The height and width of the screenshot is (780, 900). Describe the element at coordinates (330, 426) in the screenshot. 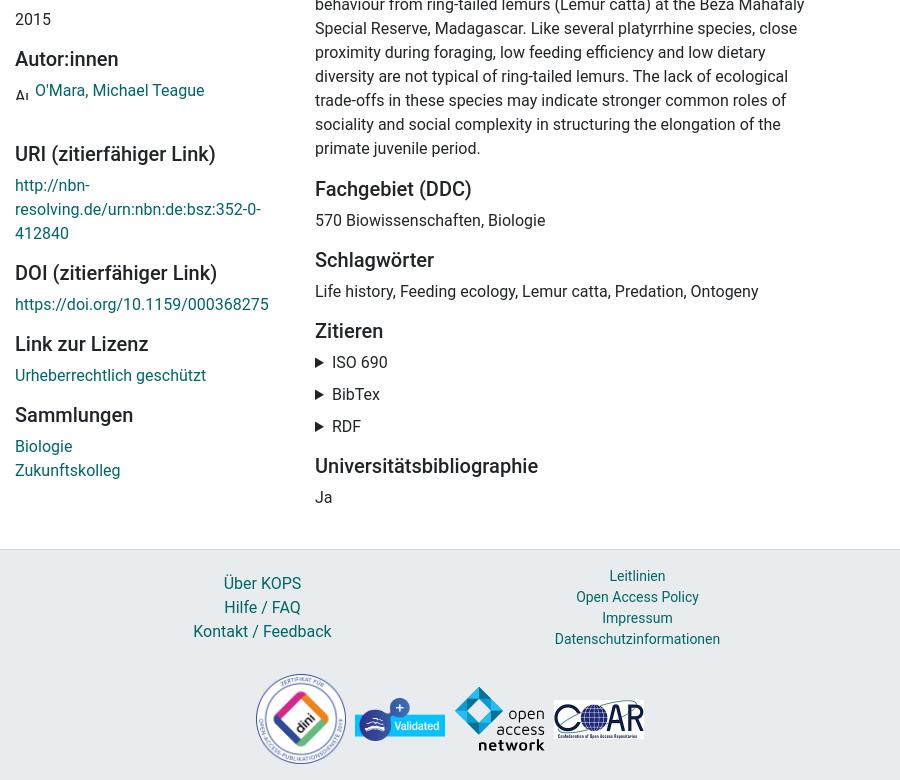

I see `'RDF'` at that location.